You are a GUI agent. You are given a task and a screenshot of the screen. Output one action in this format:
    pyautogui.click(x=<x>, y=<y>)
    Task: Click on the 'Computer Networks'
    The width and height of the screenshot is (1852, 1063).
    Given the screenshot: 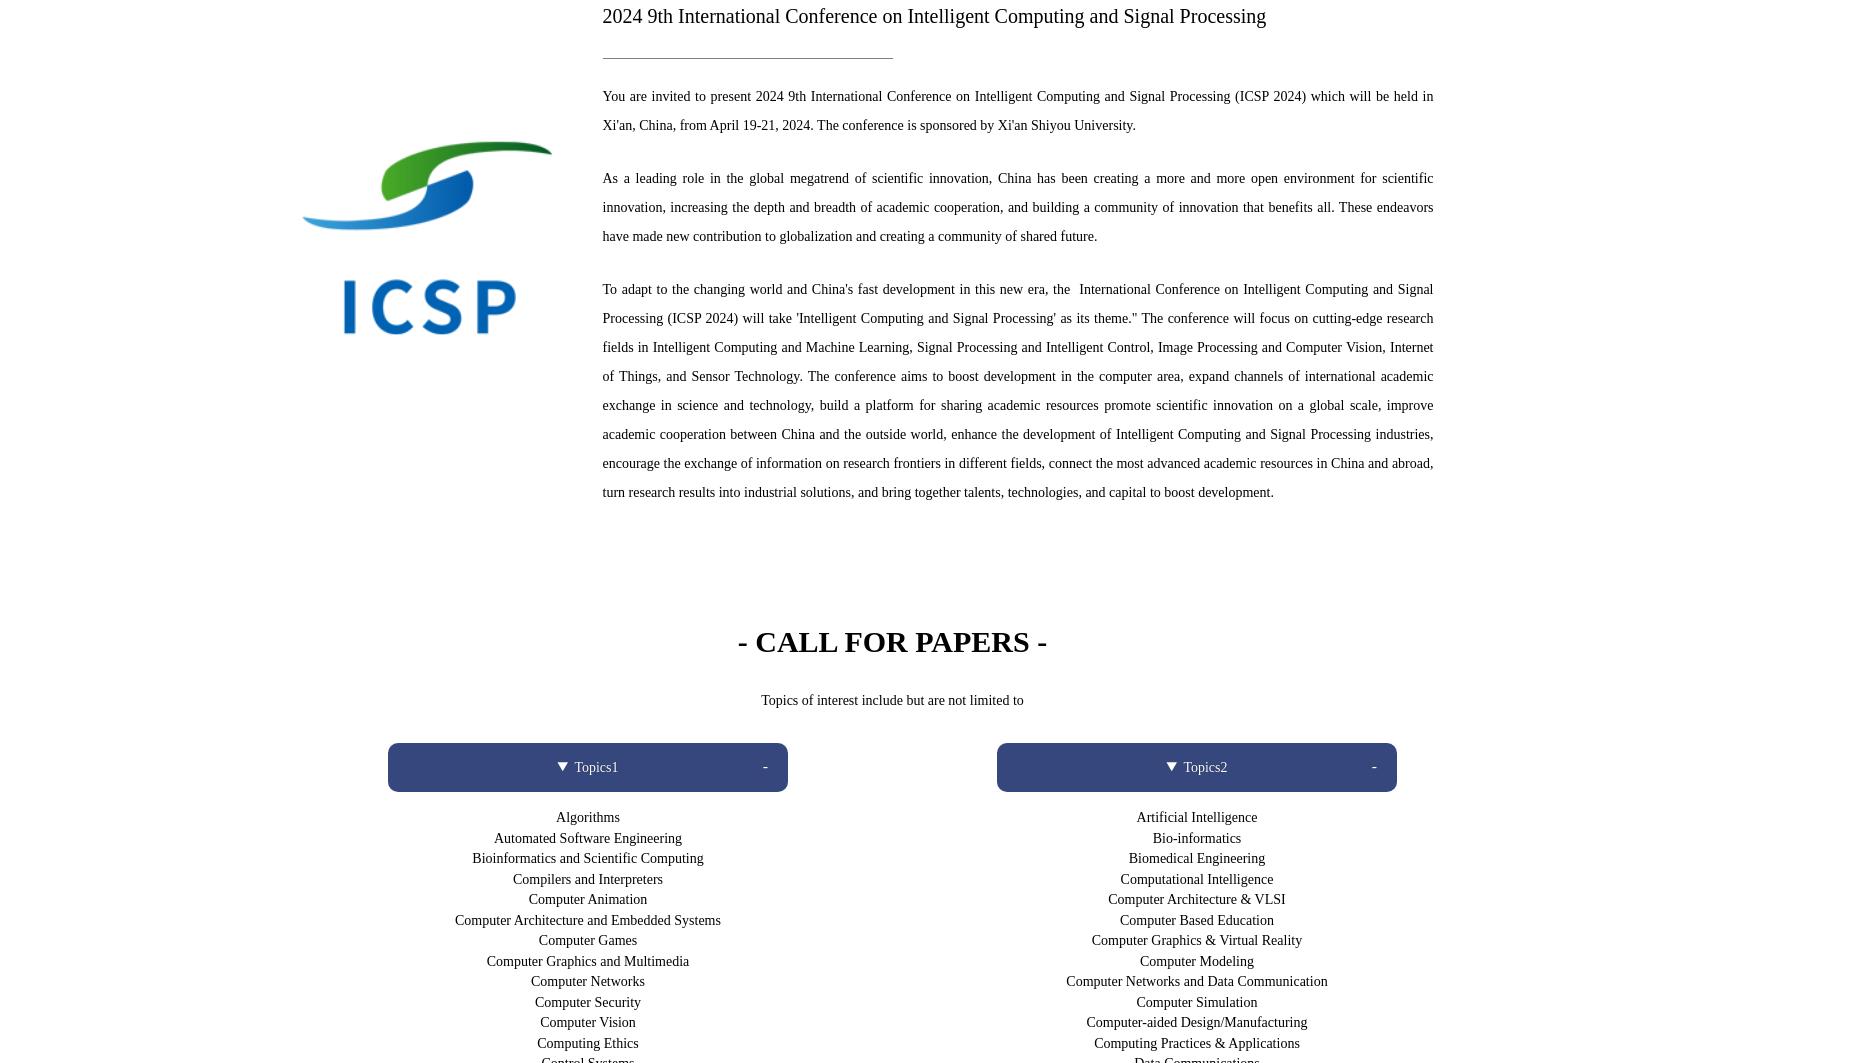 What is the action you would take?
    pyautogui.click(x=586, y=980)
    